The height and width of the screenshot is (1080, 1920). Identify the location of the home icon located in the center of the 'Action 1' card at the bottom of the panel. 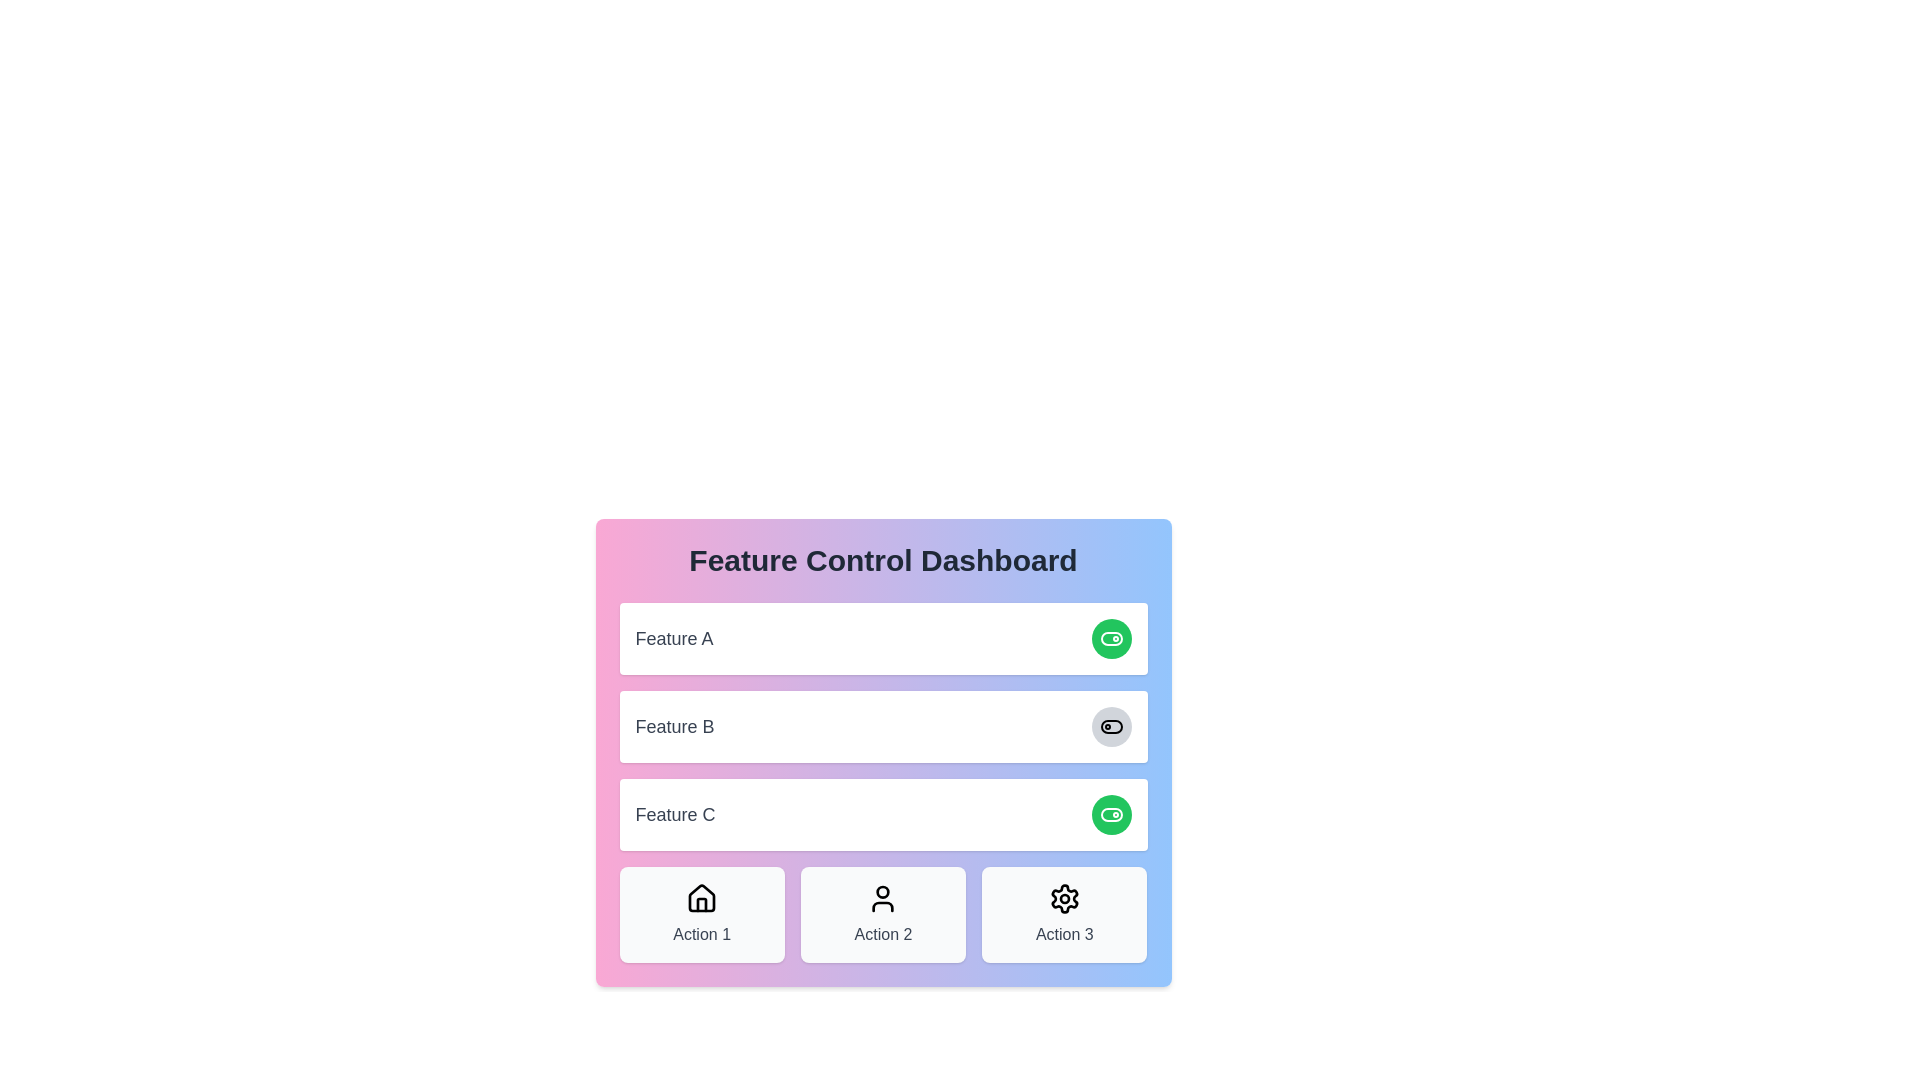
(701, 897).